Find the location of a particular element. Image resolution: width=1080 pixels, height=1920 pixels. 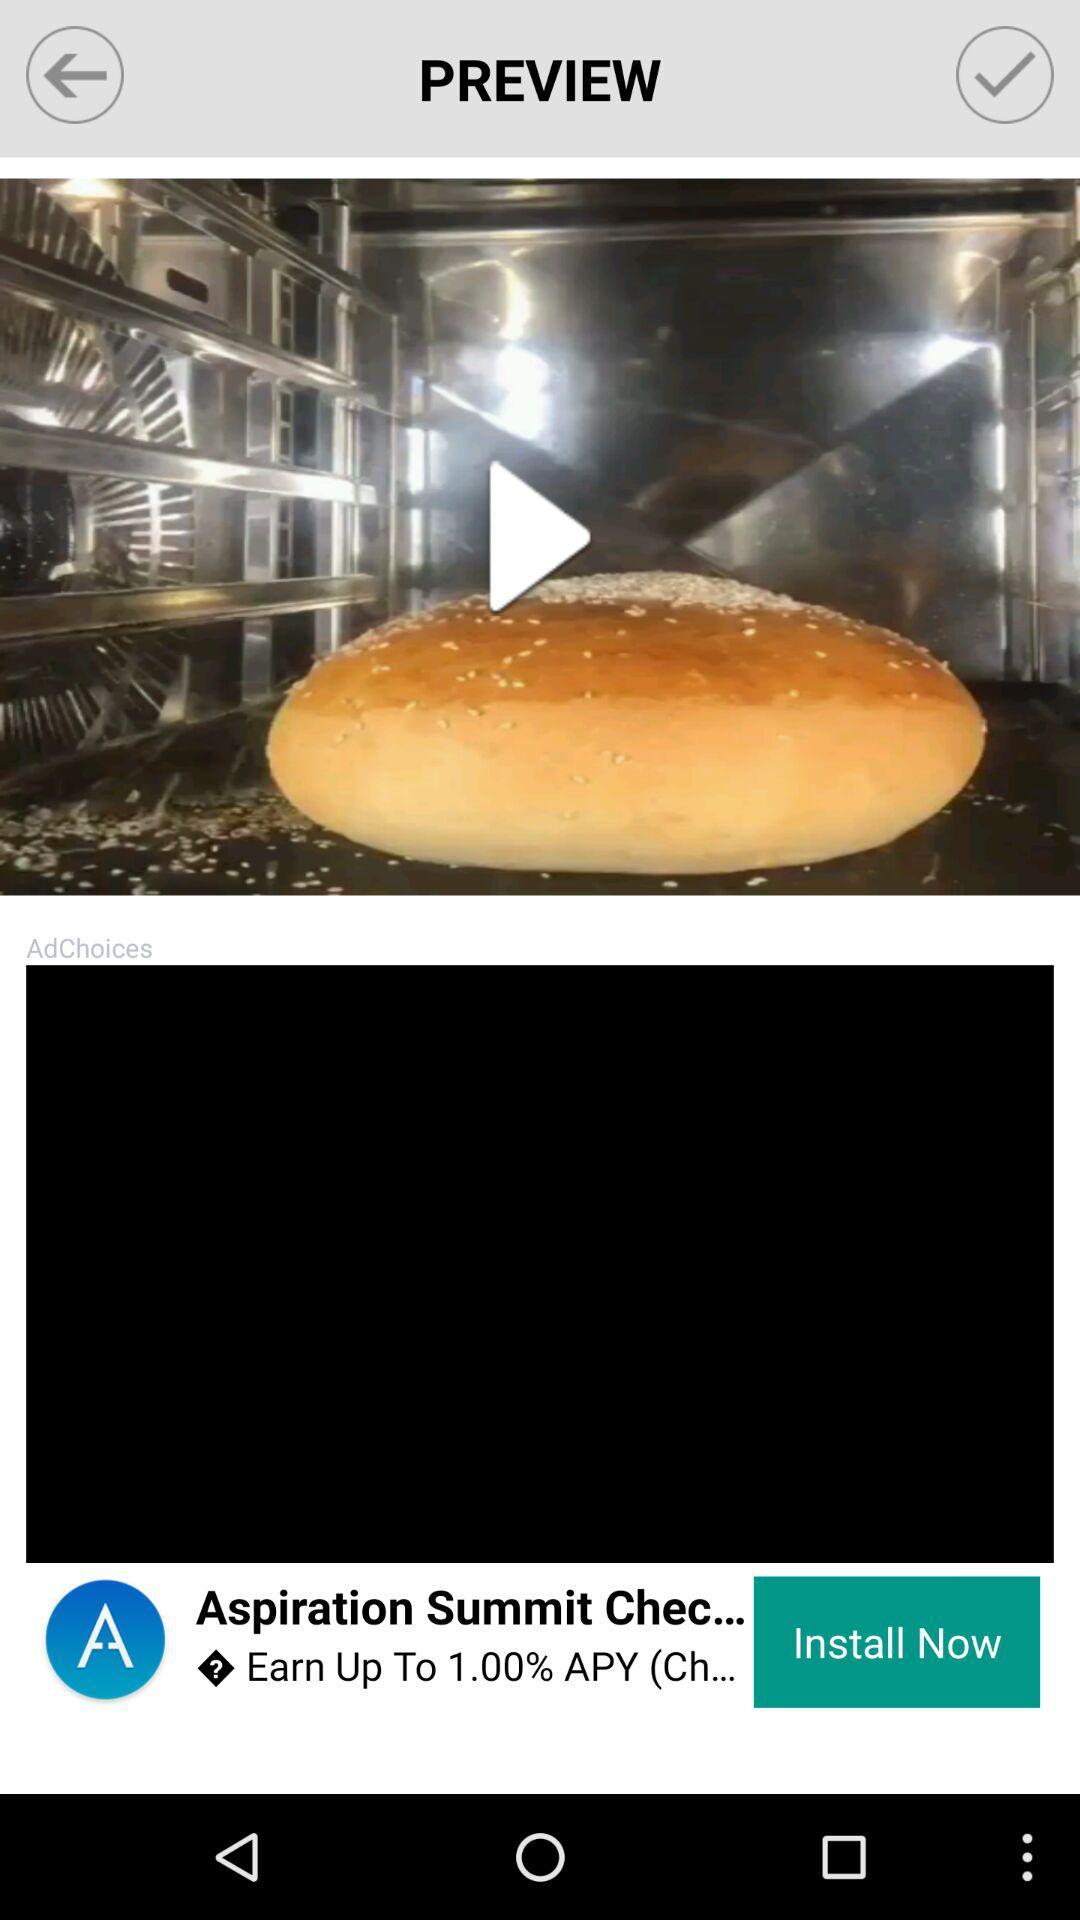

the icon at the bottom right corner is located at coordinates (896, 1642).